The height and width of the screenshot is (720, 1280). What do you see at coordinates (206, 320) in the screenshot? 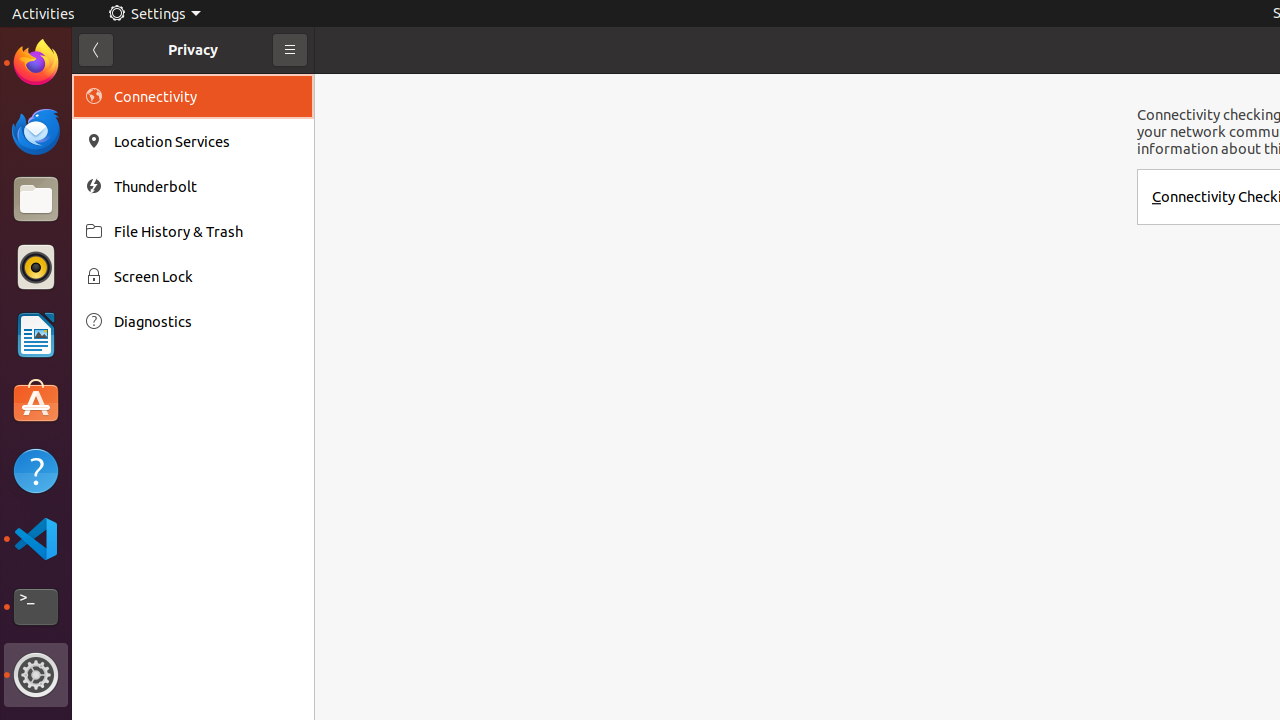
I see `'Diagnostics'` at bounding box center [206, 320].